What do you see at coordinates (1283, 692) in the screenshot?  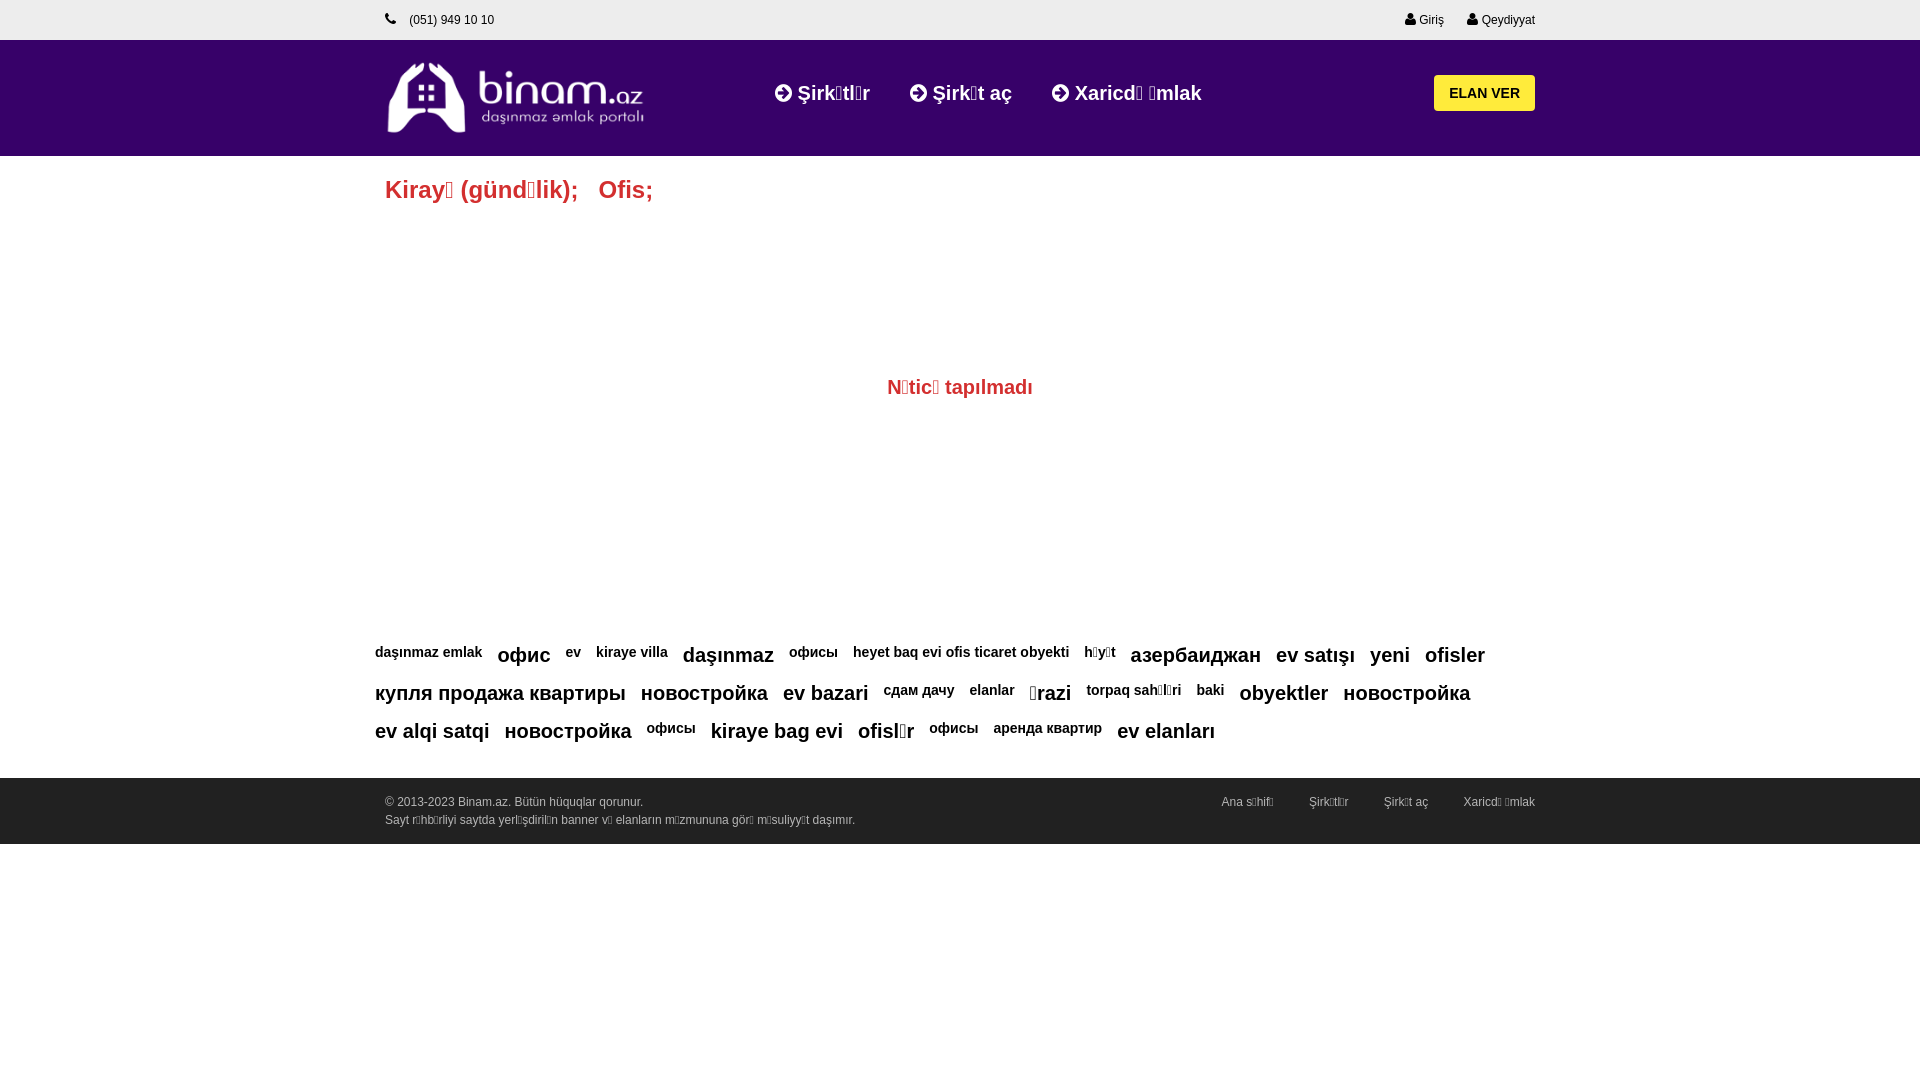 I see `'obyektler'` at bounding box center [1283, 692].